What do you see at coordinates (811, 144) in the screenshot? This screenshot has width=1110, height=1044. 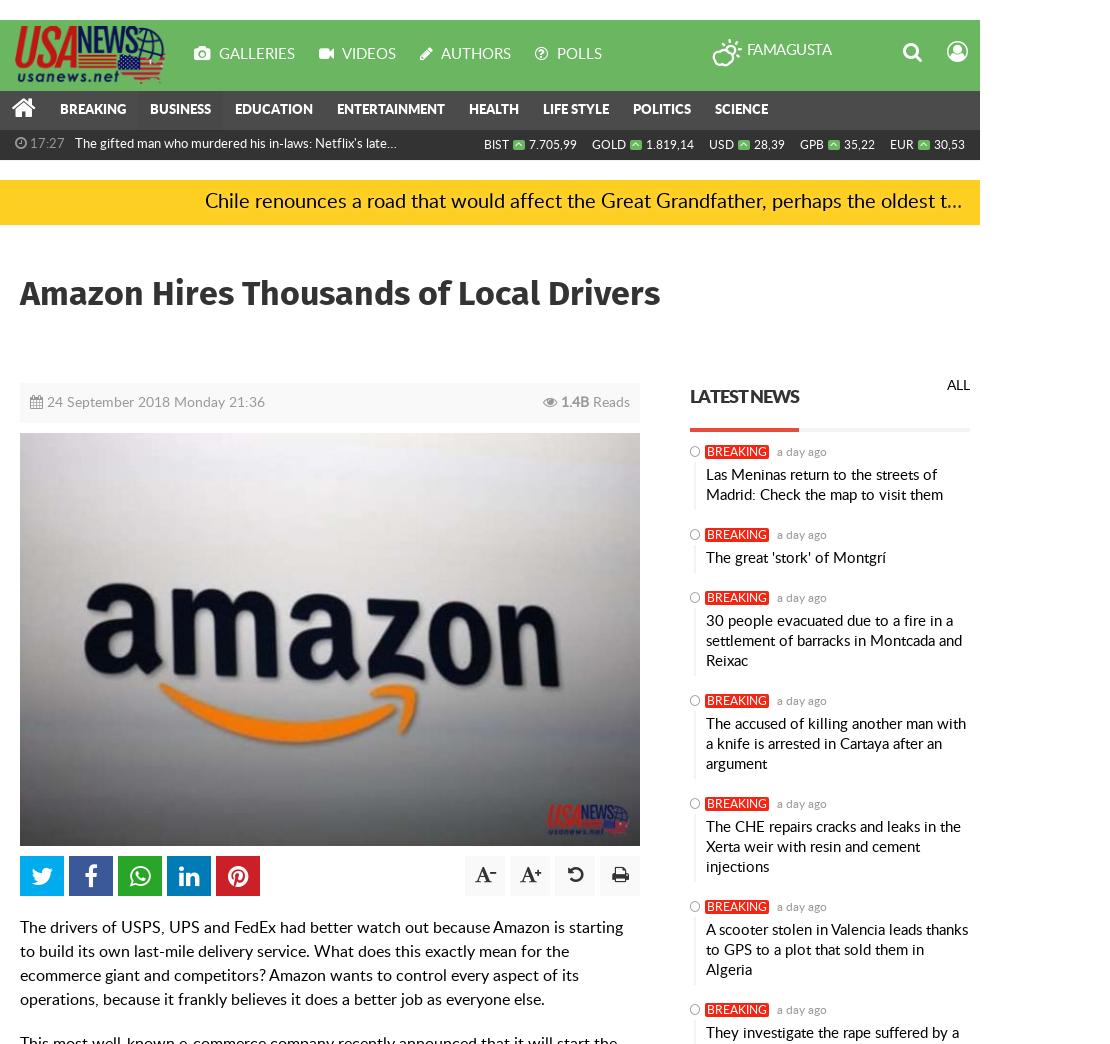 I see `'GPB'` at bounding box center [811, 144].